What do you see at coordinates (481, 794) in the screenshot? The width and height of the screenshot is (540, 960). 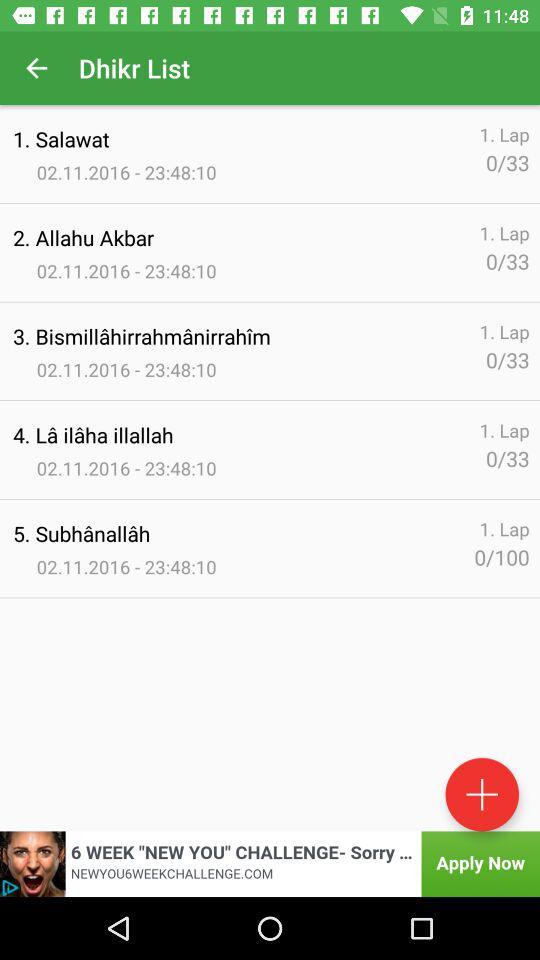 I see `the item at the bottom right corner` at bounding box center [481, 794].